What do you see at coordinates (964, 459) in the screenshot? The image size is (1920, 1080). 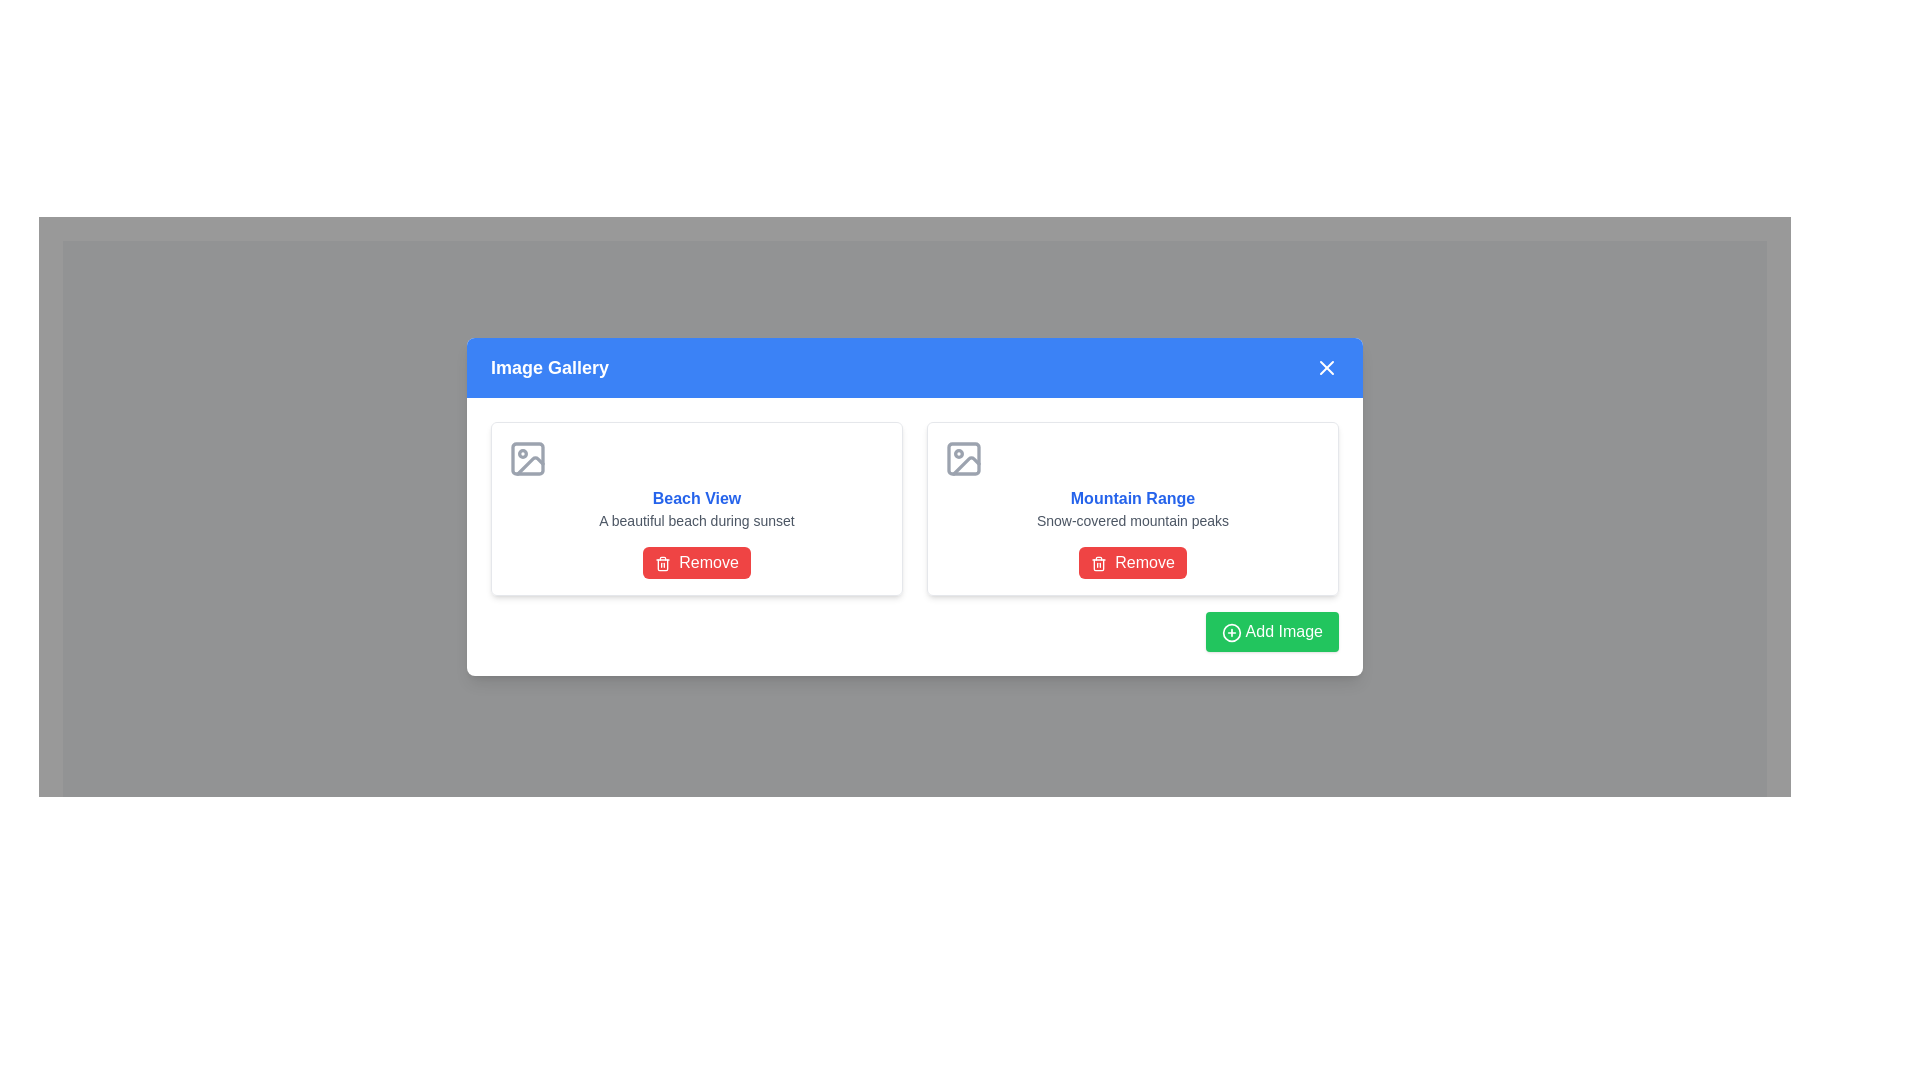 I see `the small rectangular SVG subcomponent with rounded corners located in the top-left corner of the 'Mountain Range' card's image placeholder` at bounding box center [964, 459].